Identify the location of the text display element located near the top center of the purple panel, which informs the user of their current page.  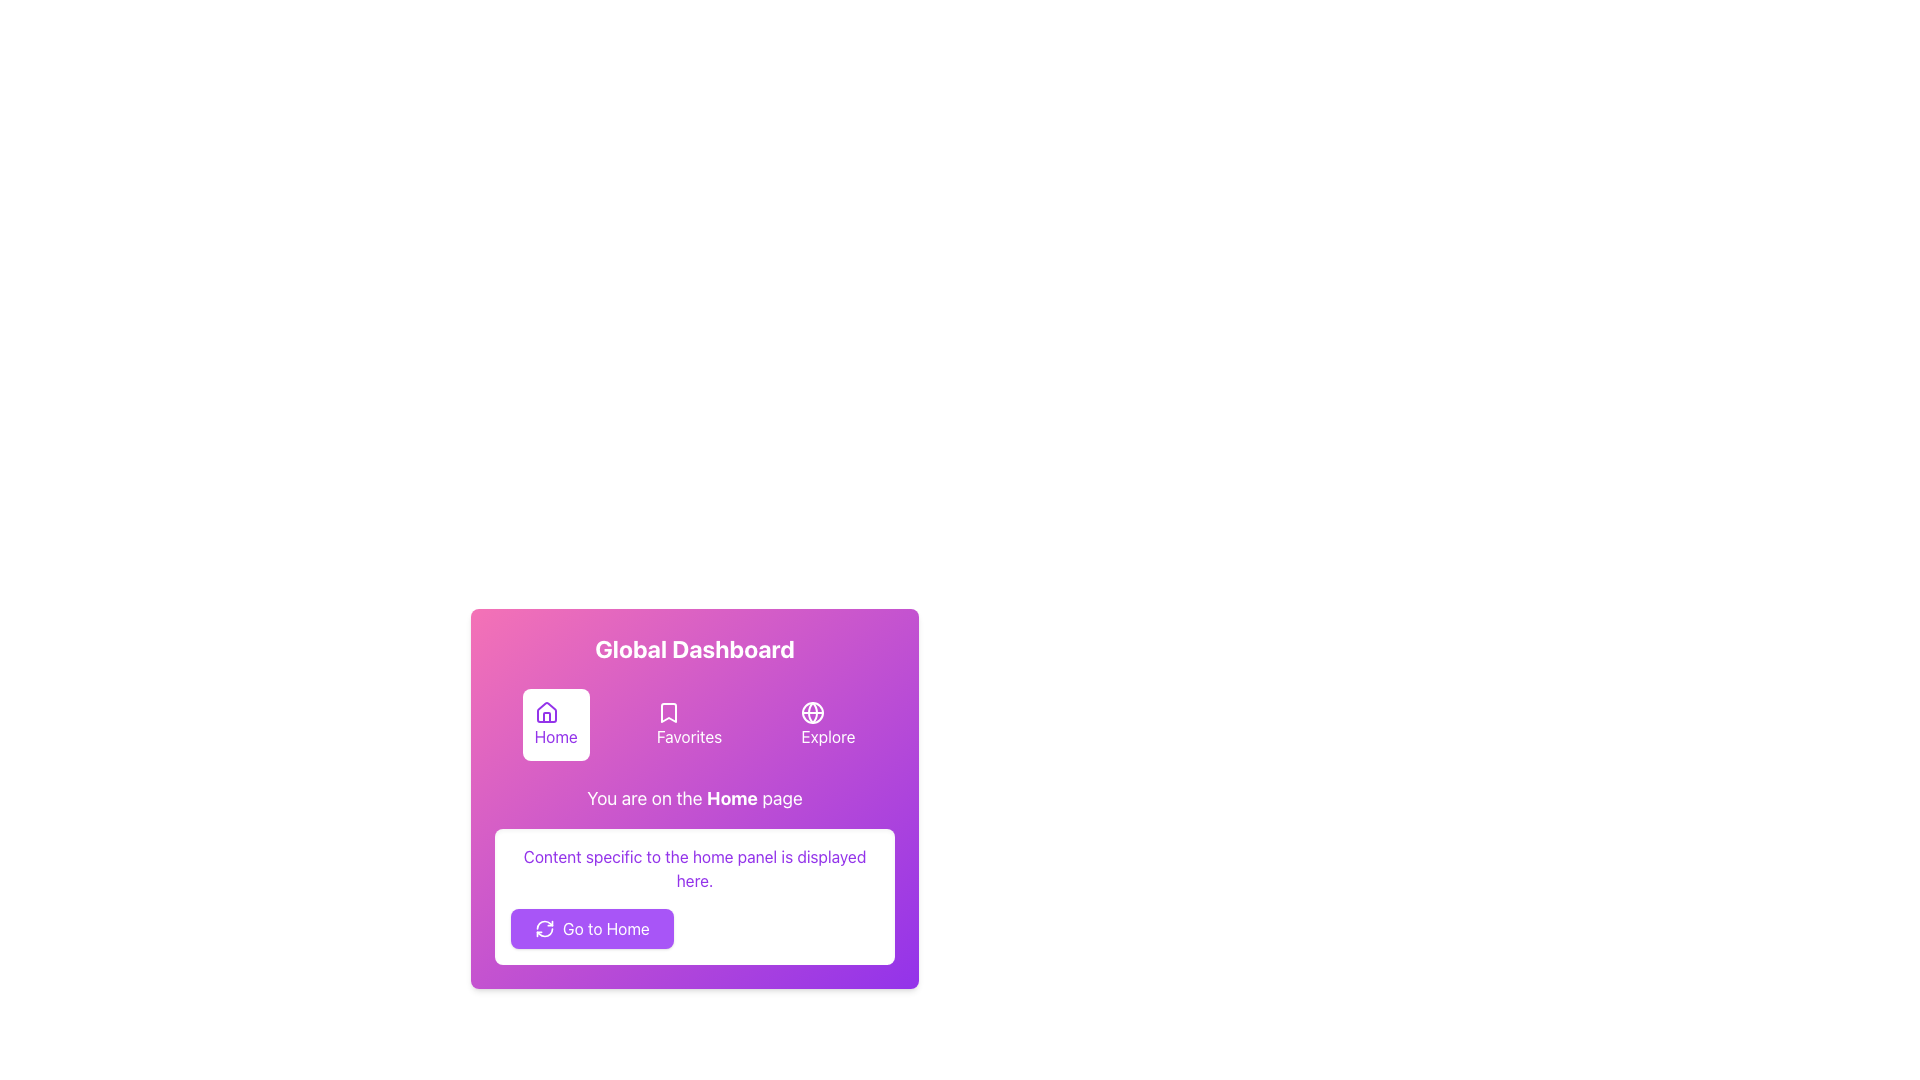
(695, 797).